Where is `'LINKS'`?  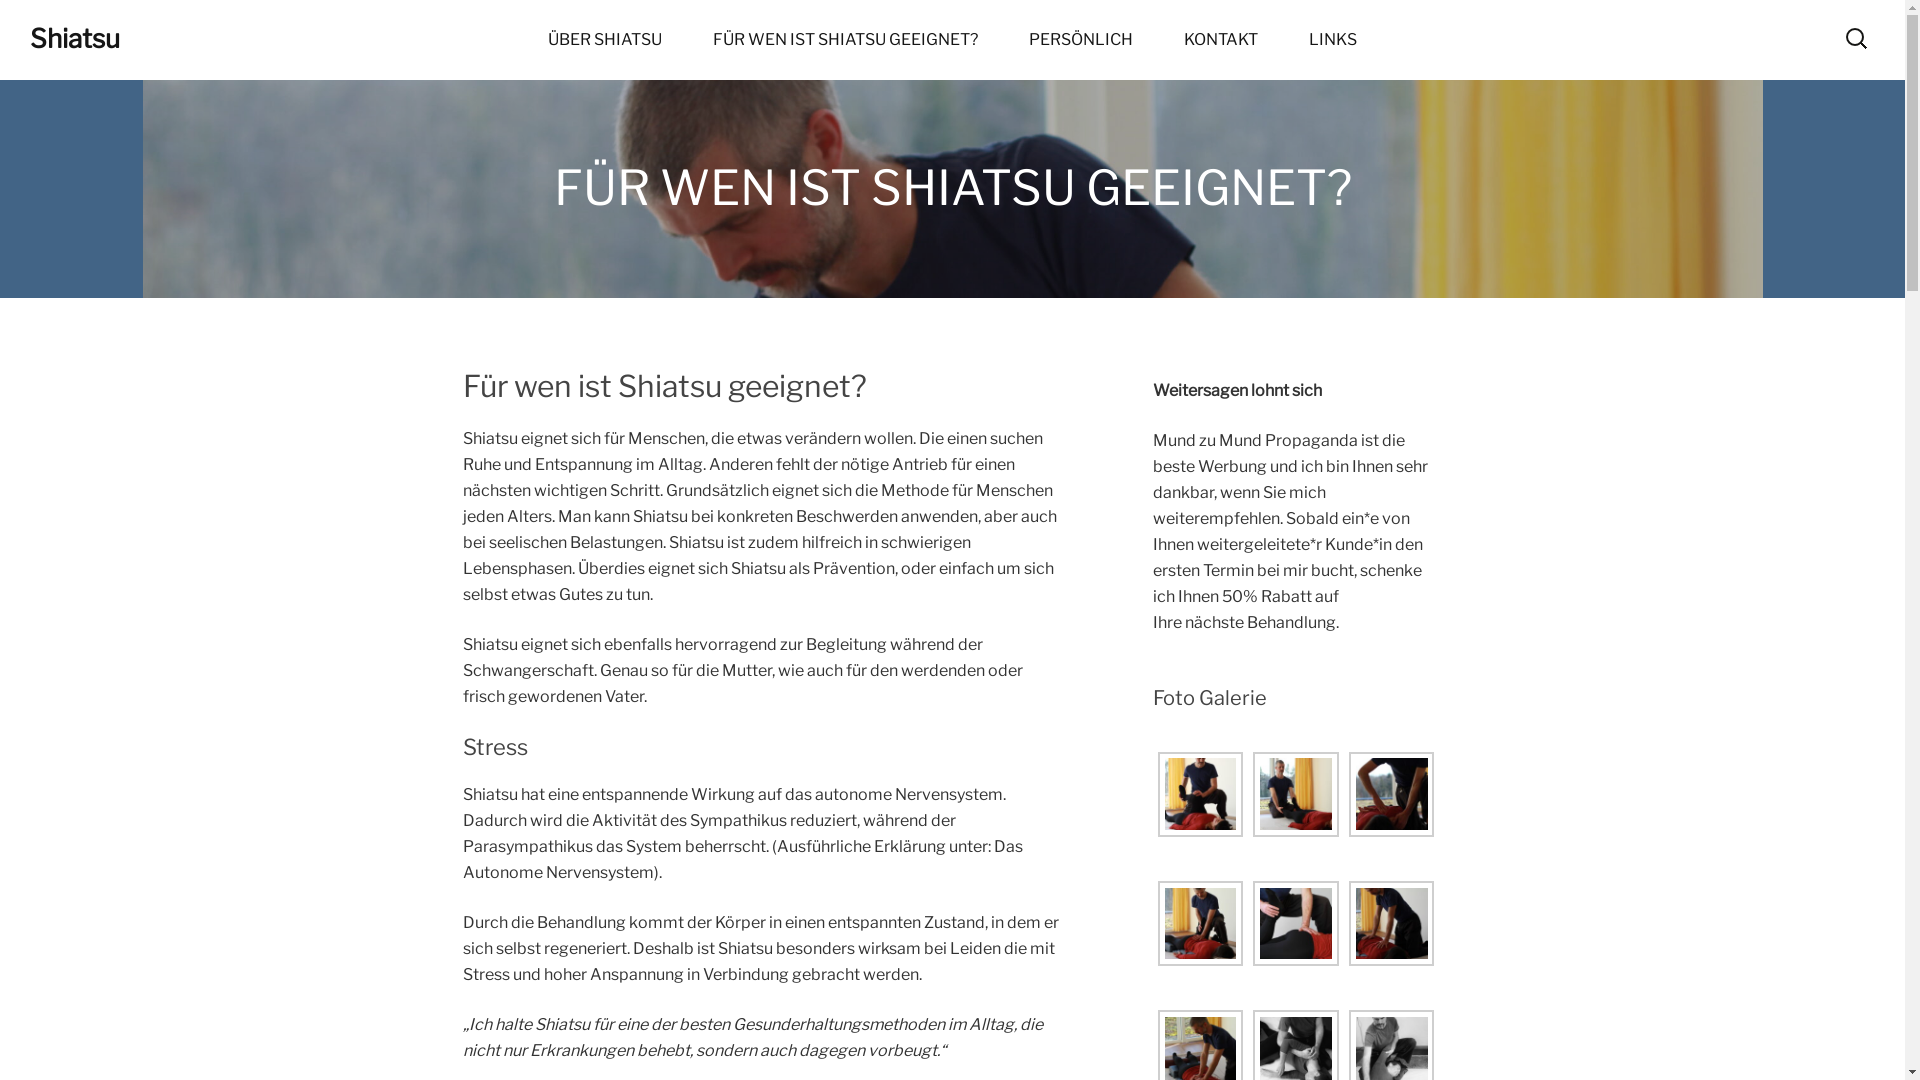 'LINKS' is located at coordinates (1333, 39).